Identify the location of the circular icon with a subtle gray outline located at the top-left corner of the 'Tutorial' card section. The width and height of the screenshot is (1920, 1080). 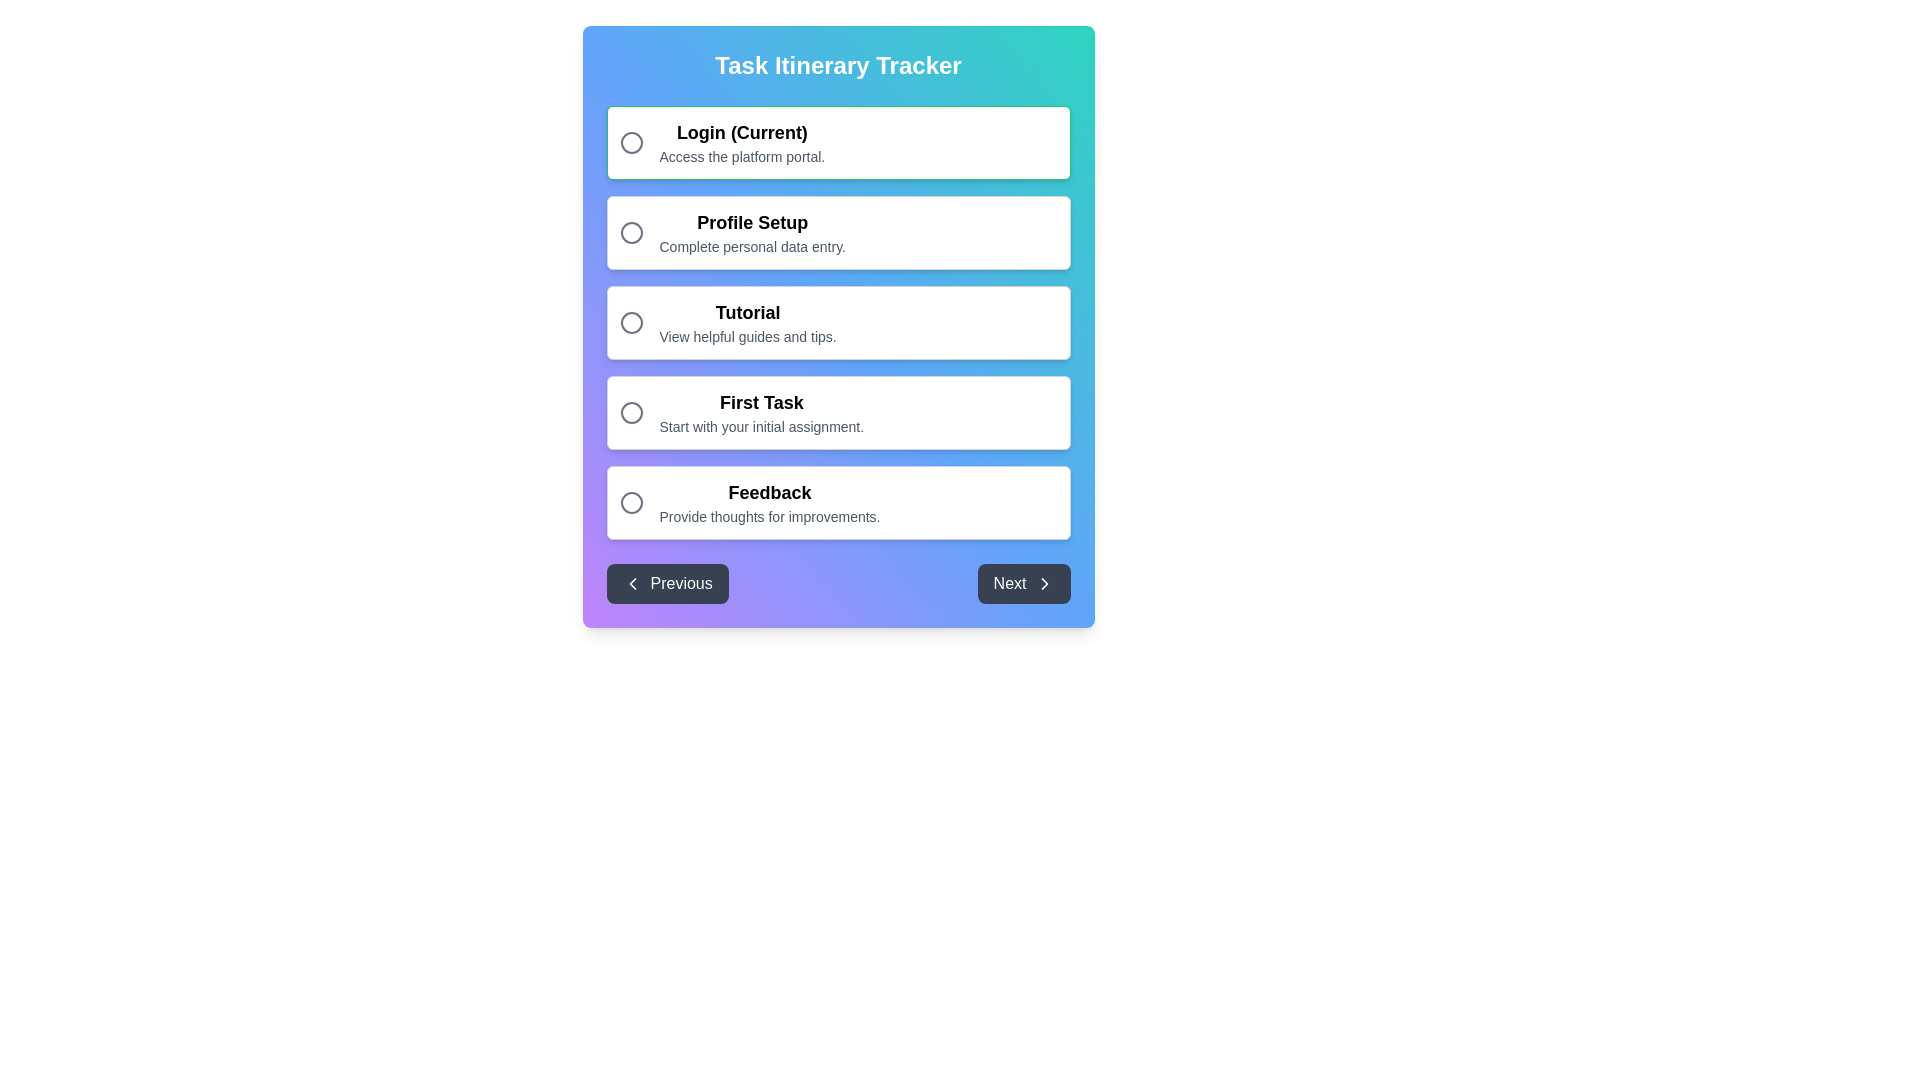
(630, 322).